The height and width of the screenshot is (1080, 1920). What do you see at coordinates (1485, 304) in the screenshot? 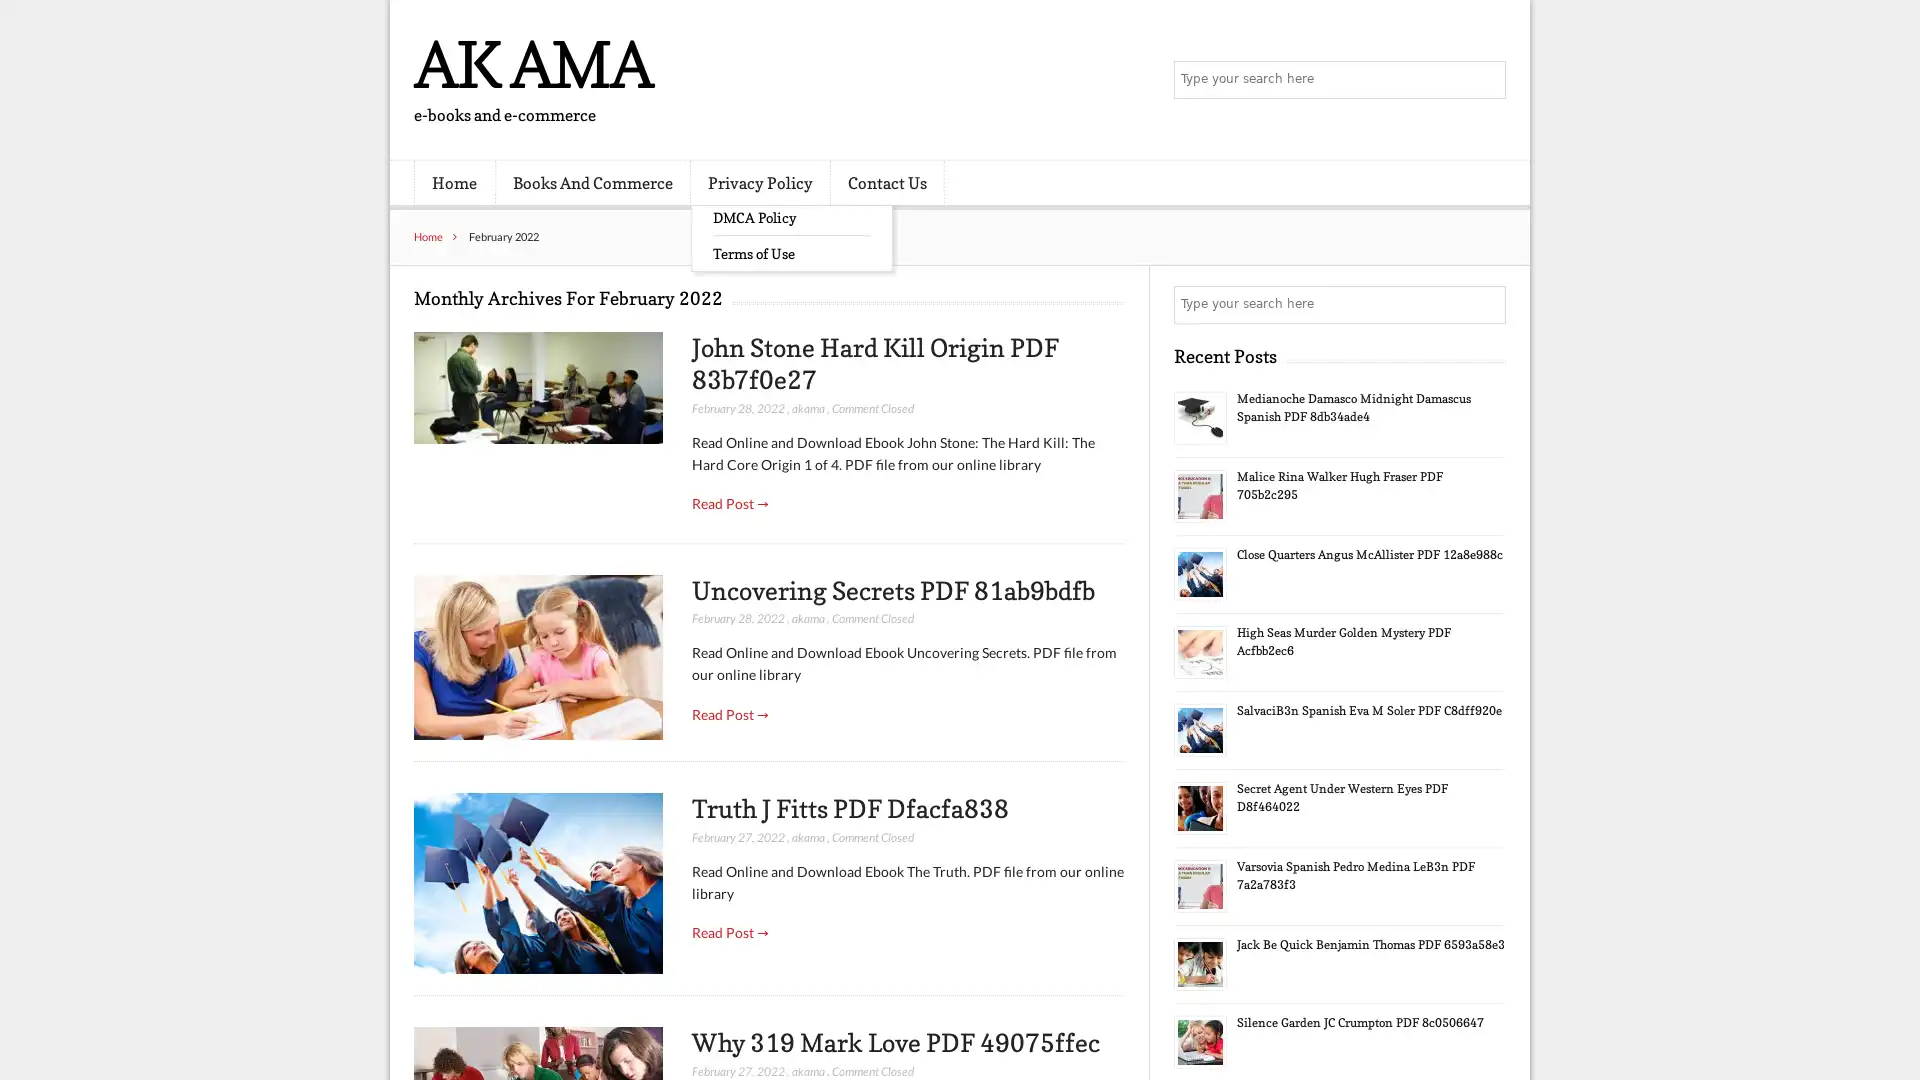
I see `Search` at bounding box center [1485, 304].